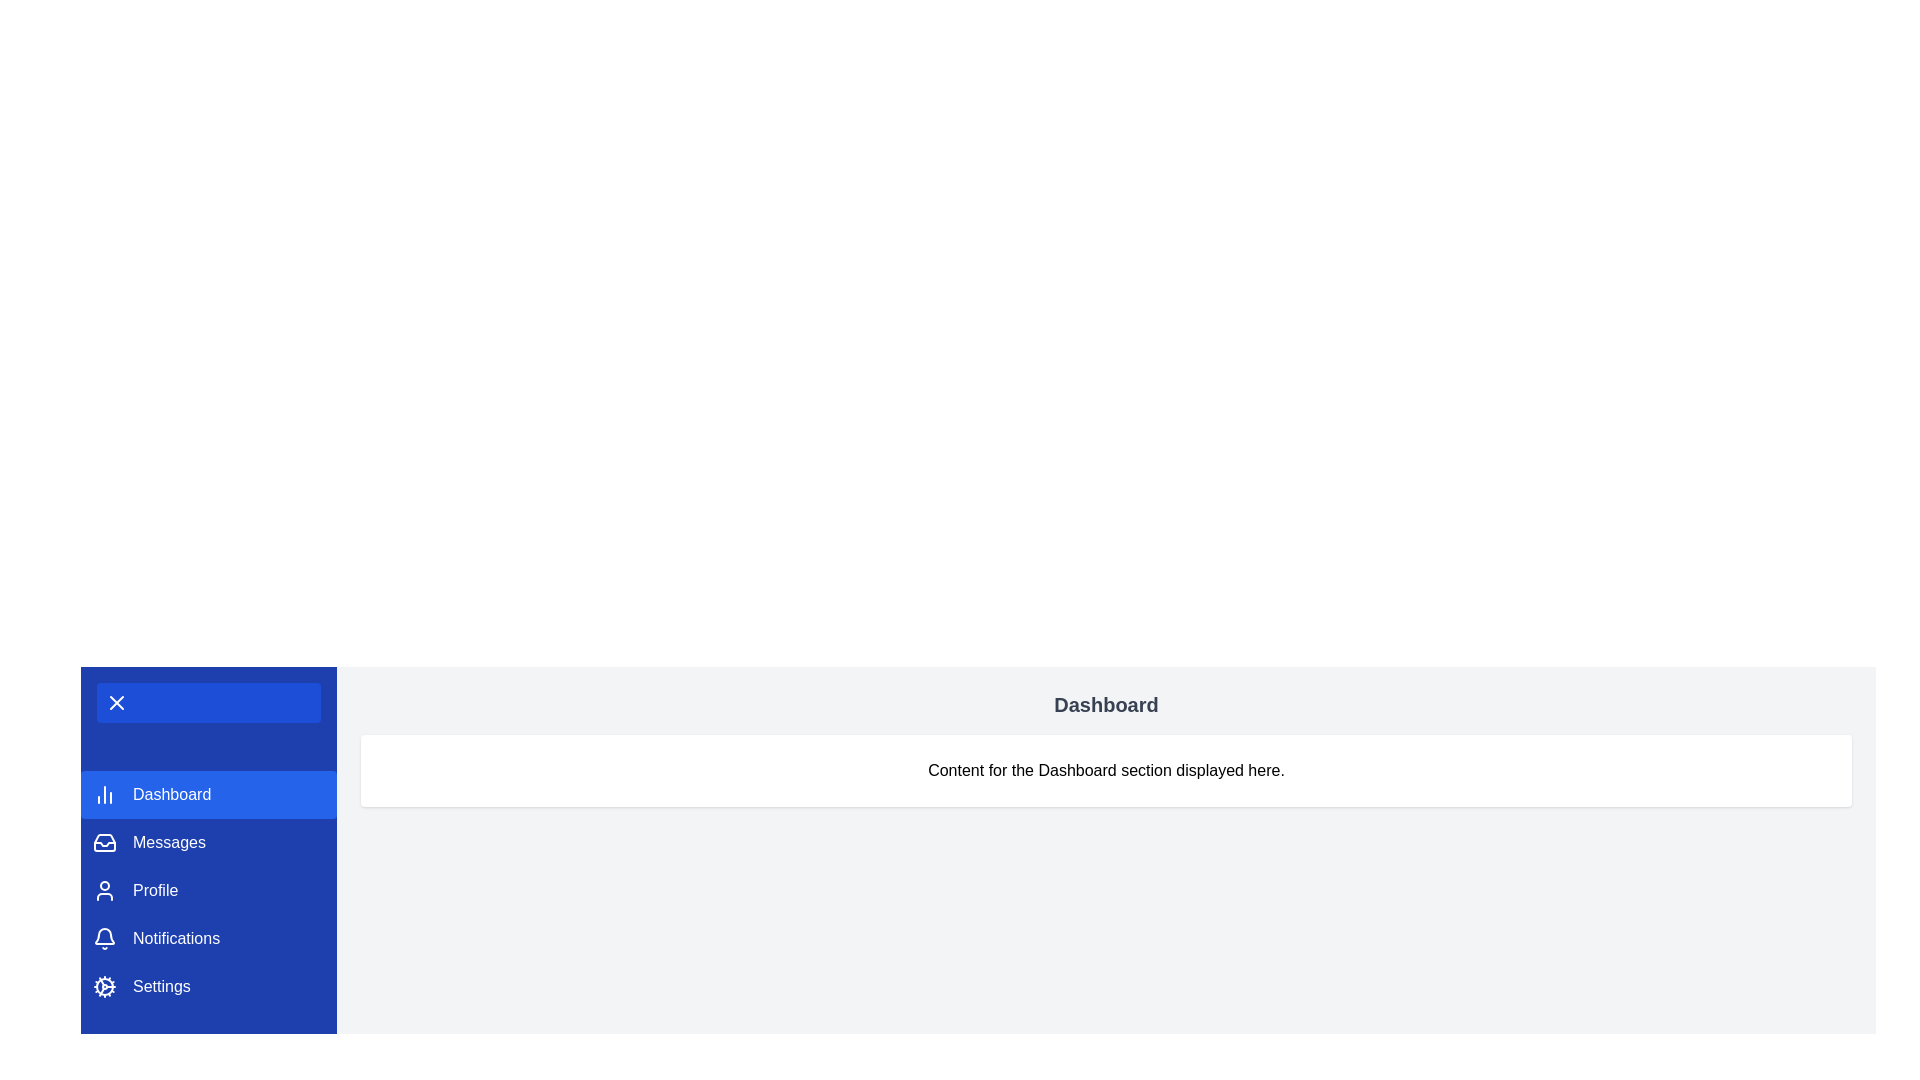  I want to click on the Text Label for the Settings page located in the vertical navigation list, which is the last item above the lower edge of the sidebar, so click(161, 986).